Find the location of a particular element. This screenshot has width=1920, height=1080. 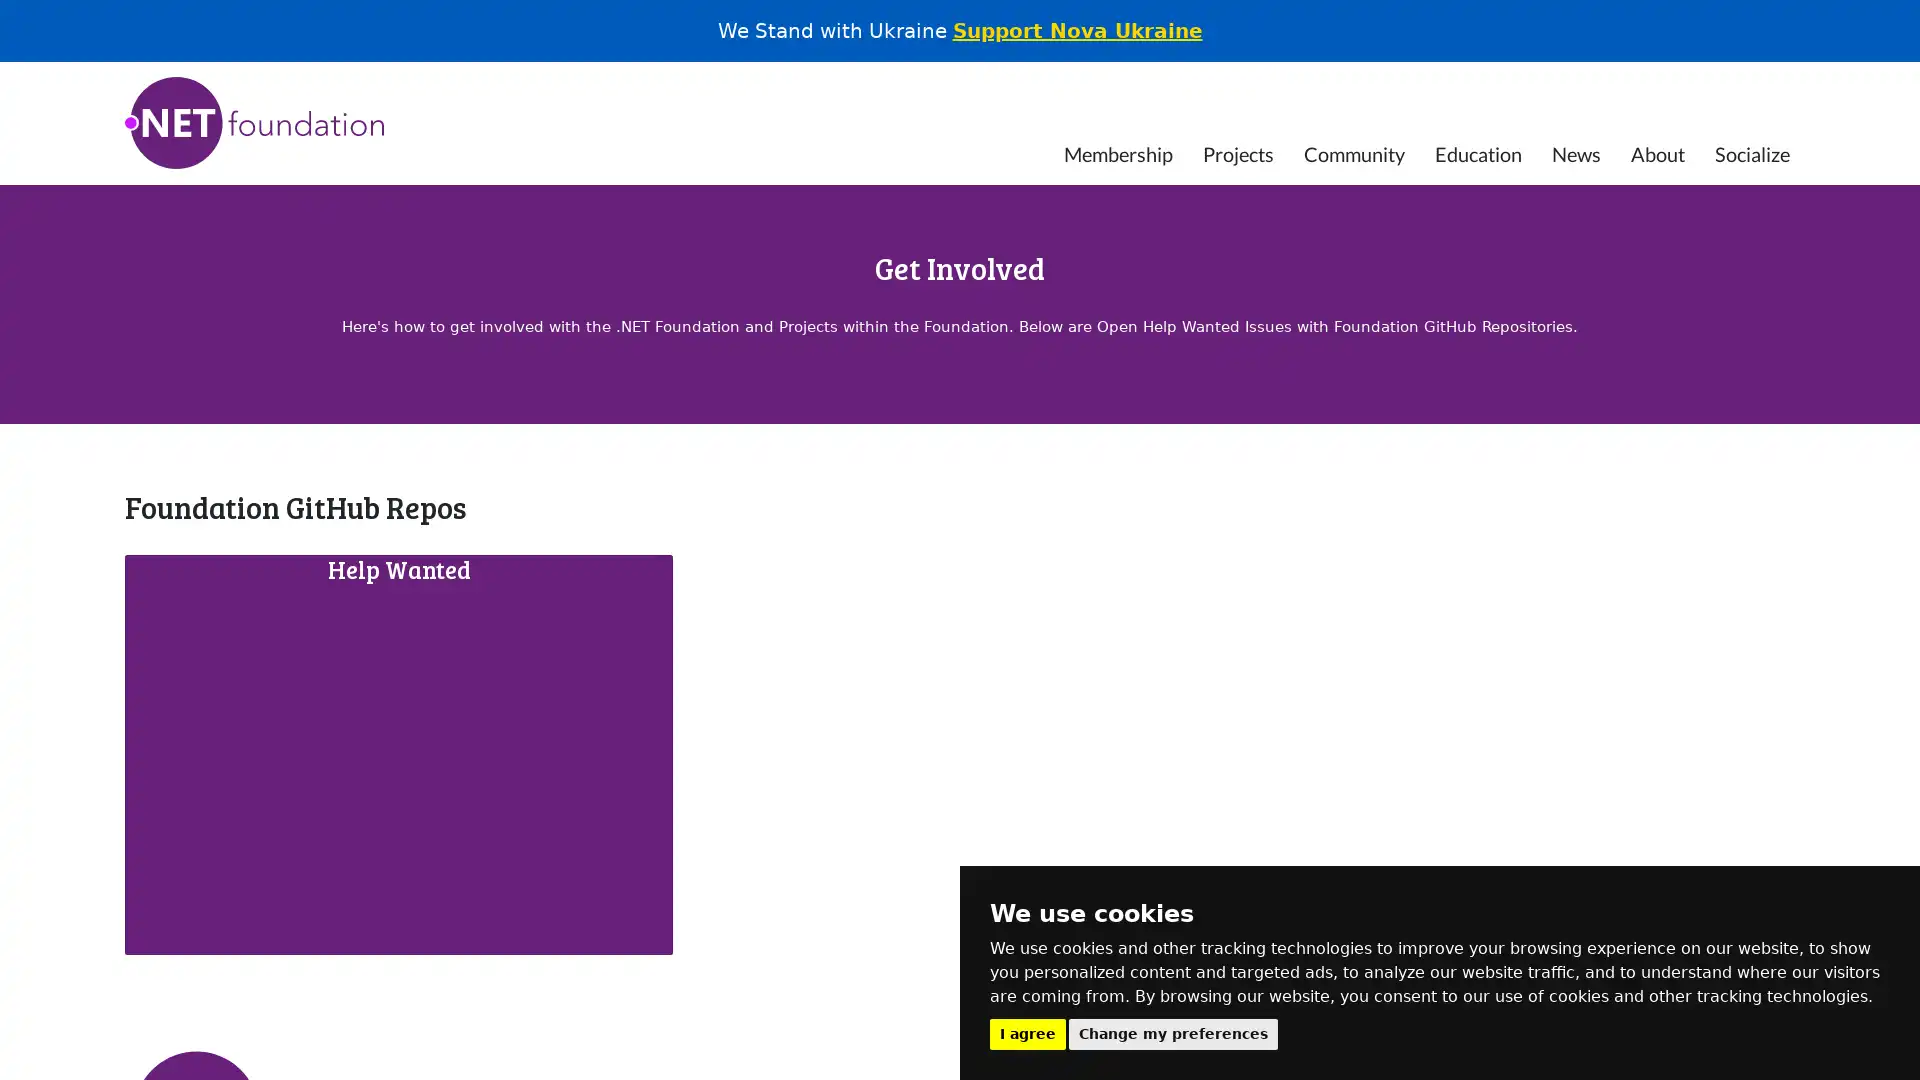

I agree is located at coordinates (1027, 1034).